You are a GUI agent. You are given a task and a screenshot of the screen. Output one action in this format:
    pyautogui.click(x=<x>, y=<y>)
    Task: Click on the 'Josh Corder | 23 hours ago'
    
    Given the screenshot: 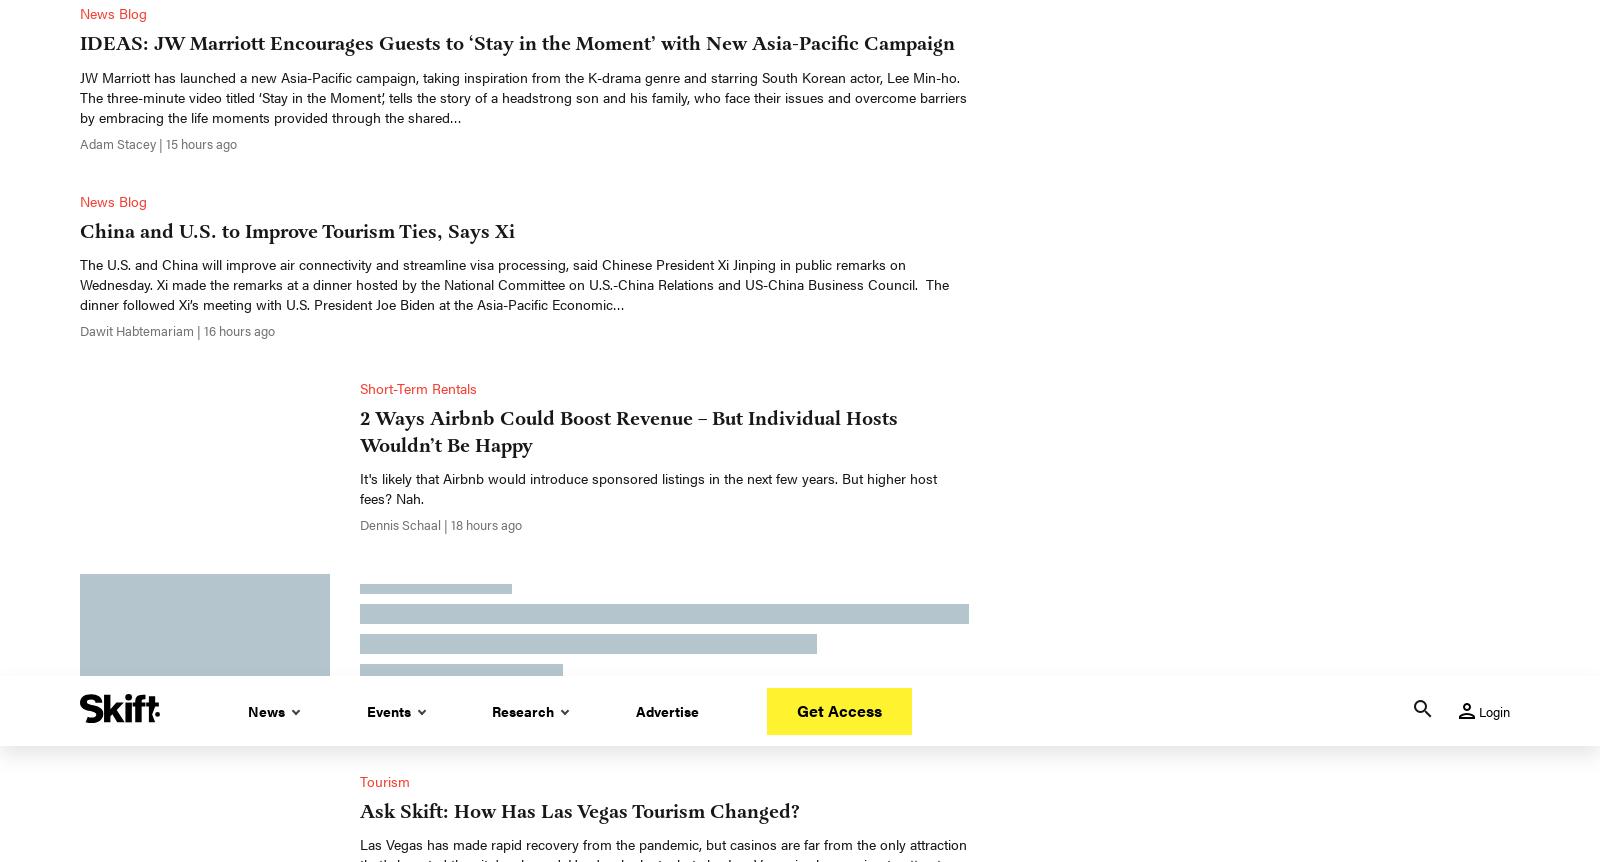 What is the action you would take?
    pyautogui.click(x=434, y=138)
    